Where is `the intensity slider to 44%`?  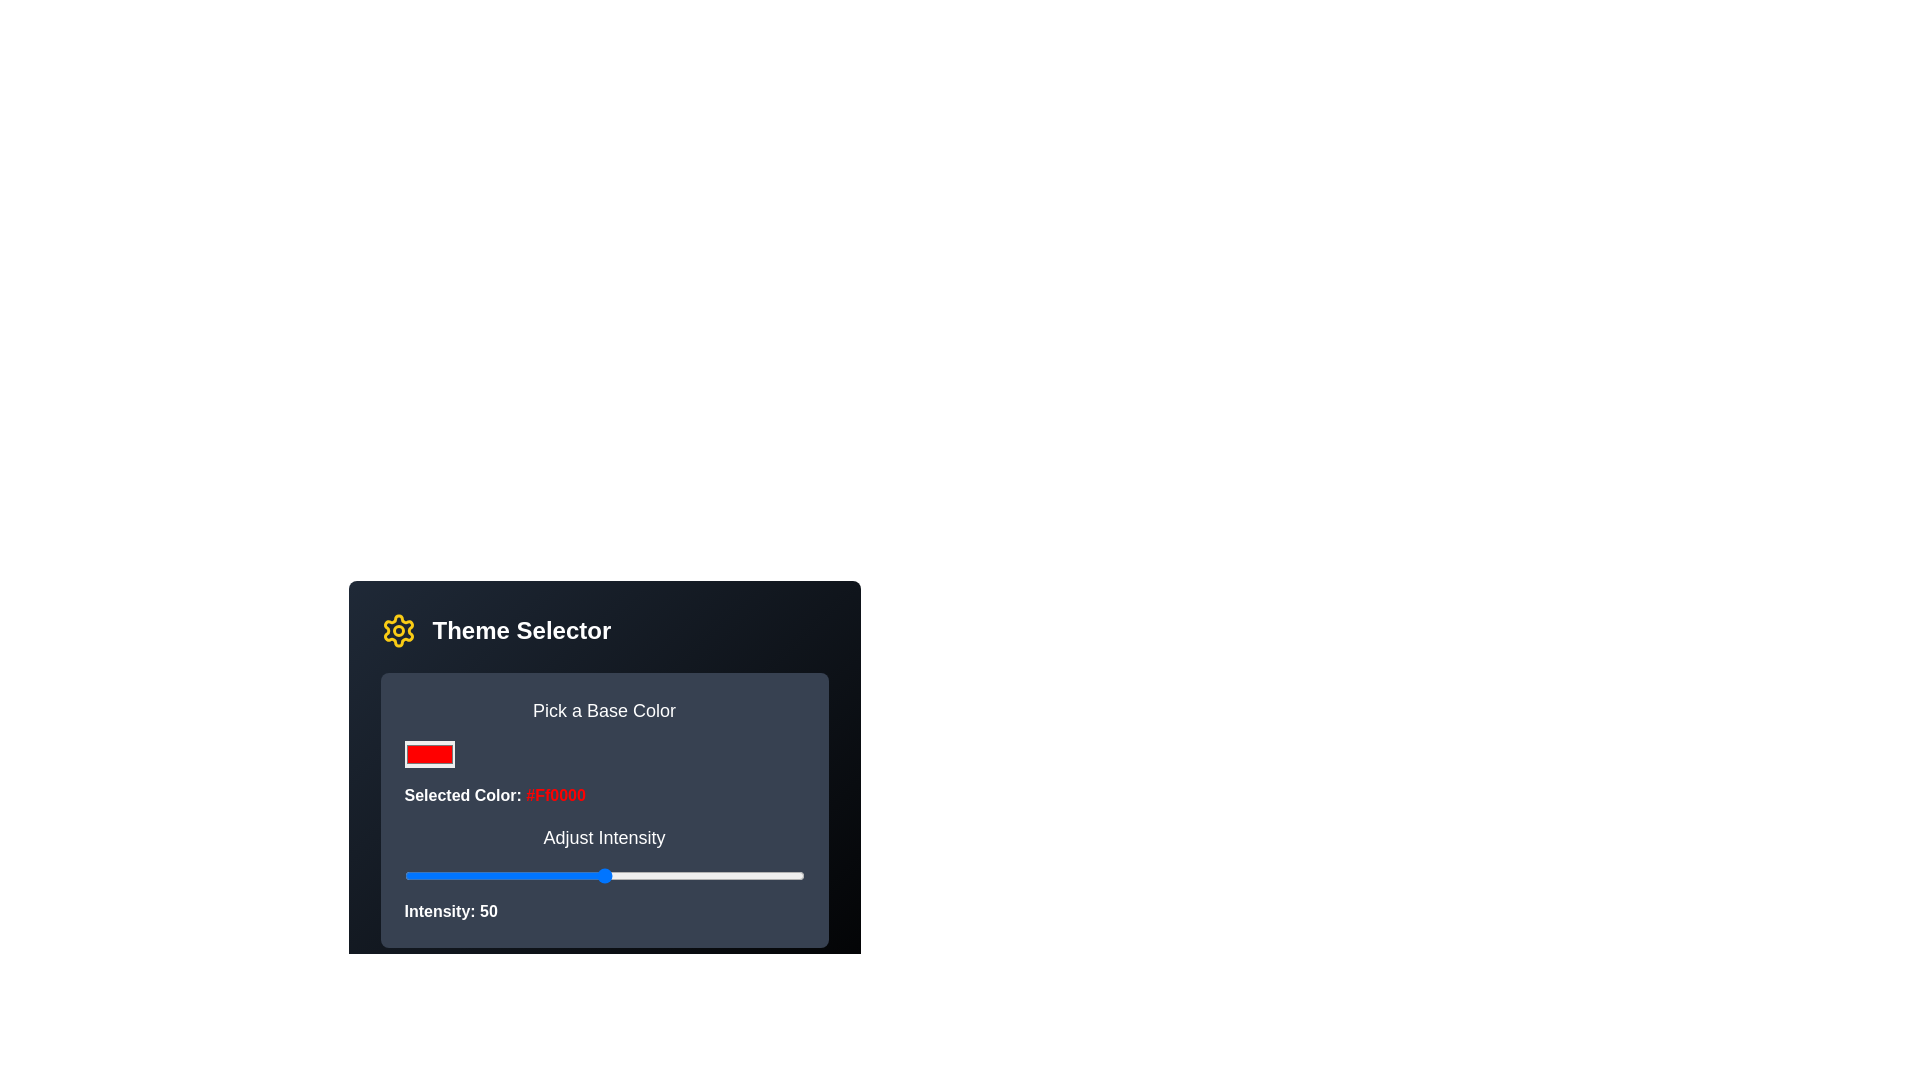
the intensity slider to 44% is located at coordinates (579, 874).